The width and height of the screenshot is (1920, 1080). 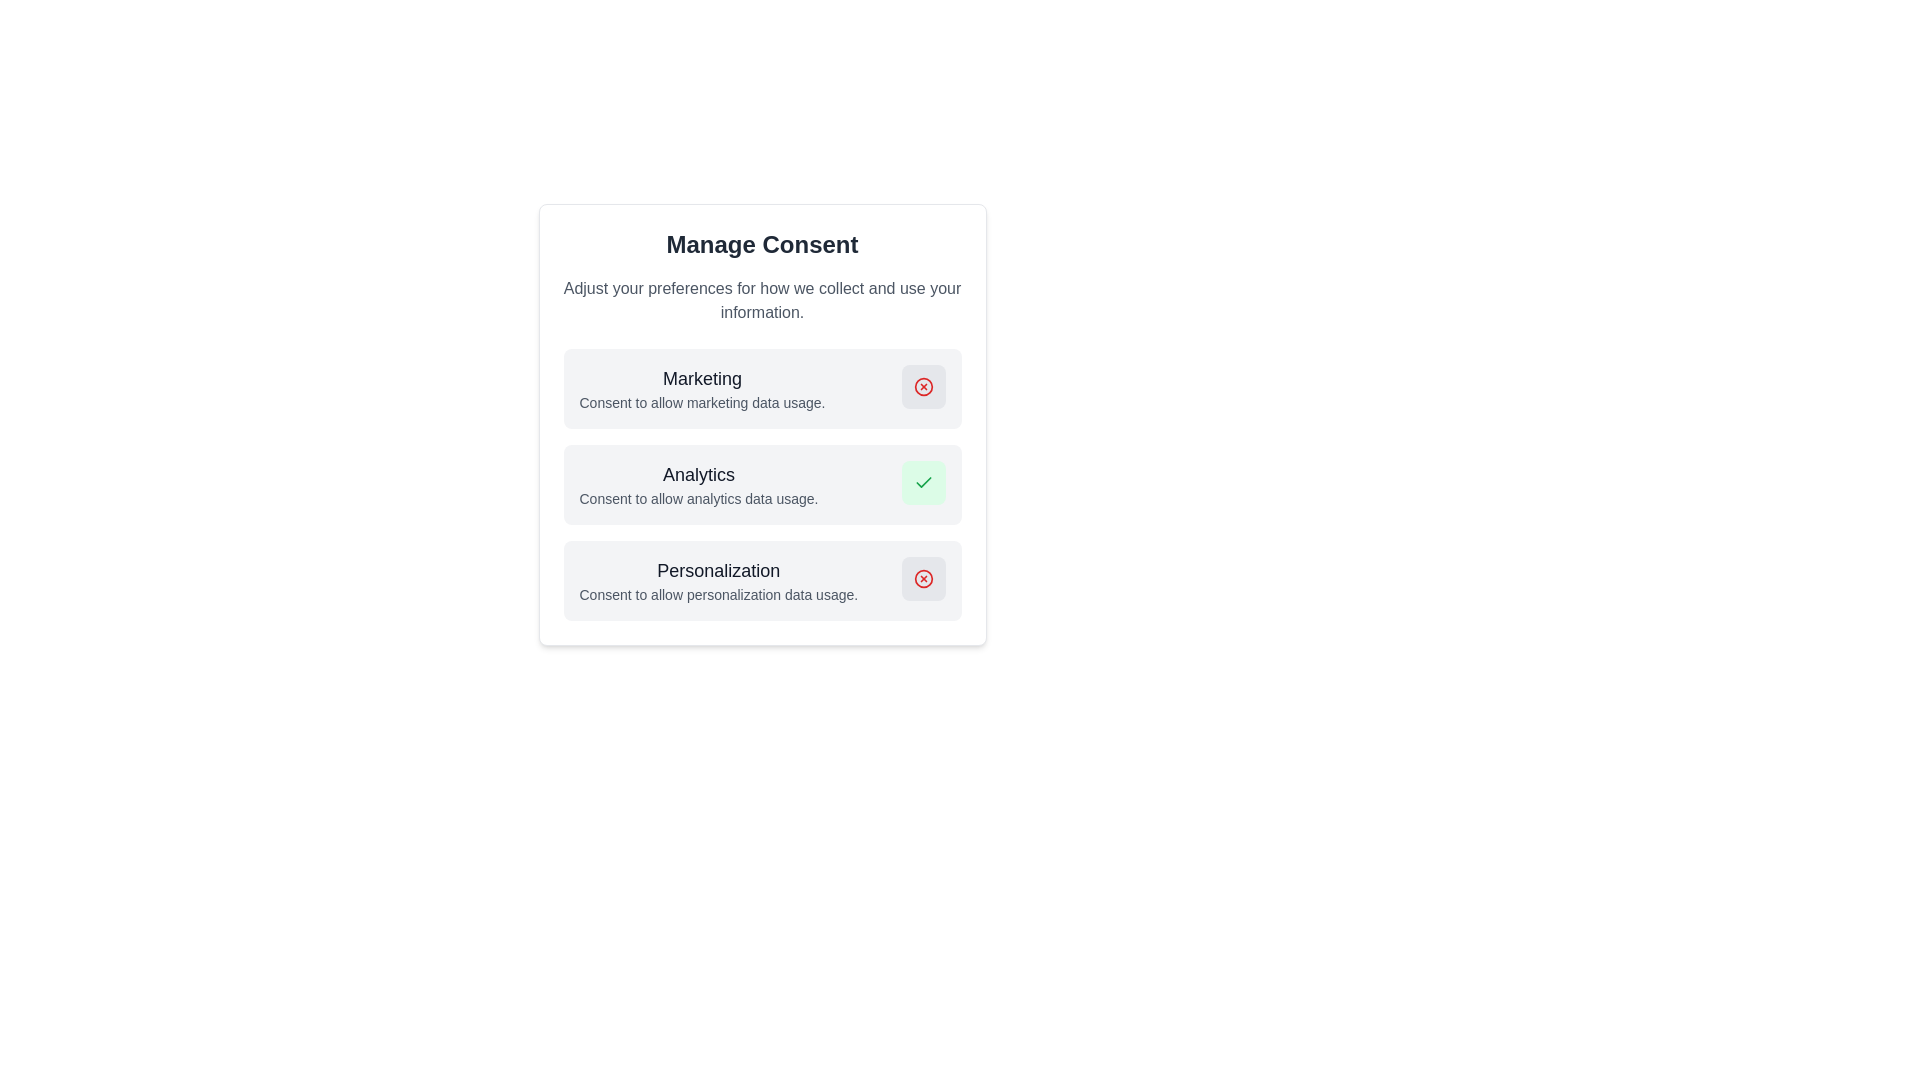 What do you see at coordinates (718, 593) in the screenshot?
I see `the text label displaying 'Consent to allow personalization data usage.' located beneath the 'Personalization' title in the 'Manage Consent' section` at bounding box center [718, 593].